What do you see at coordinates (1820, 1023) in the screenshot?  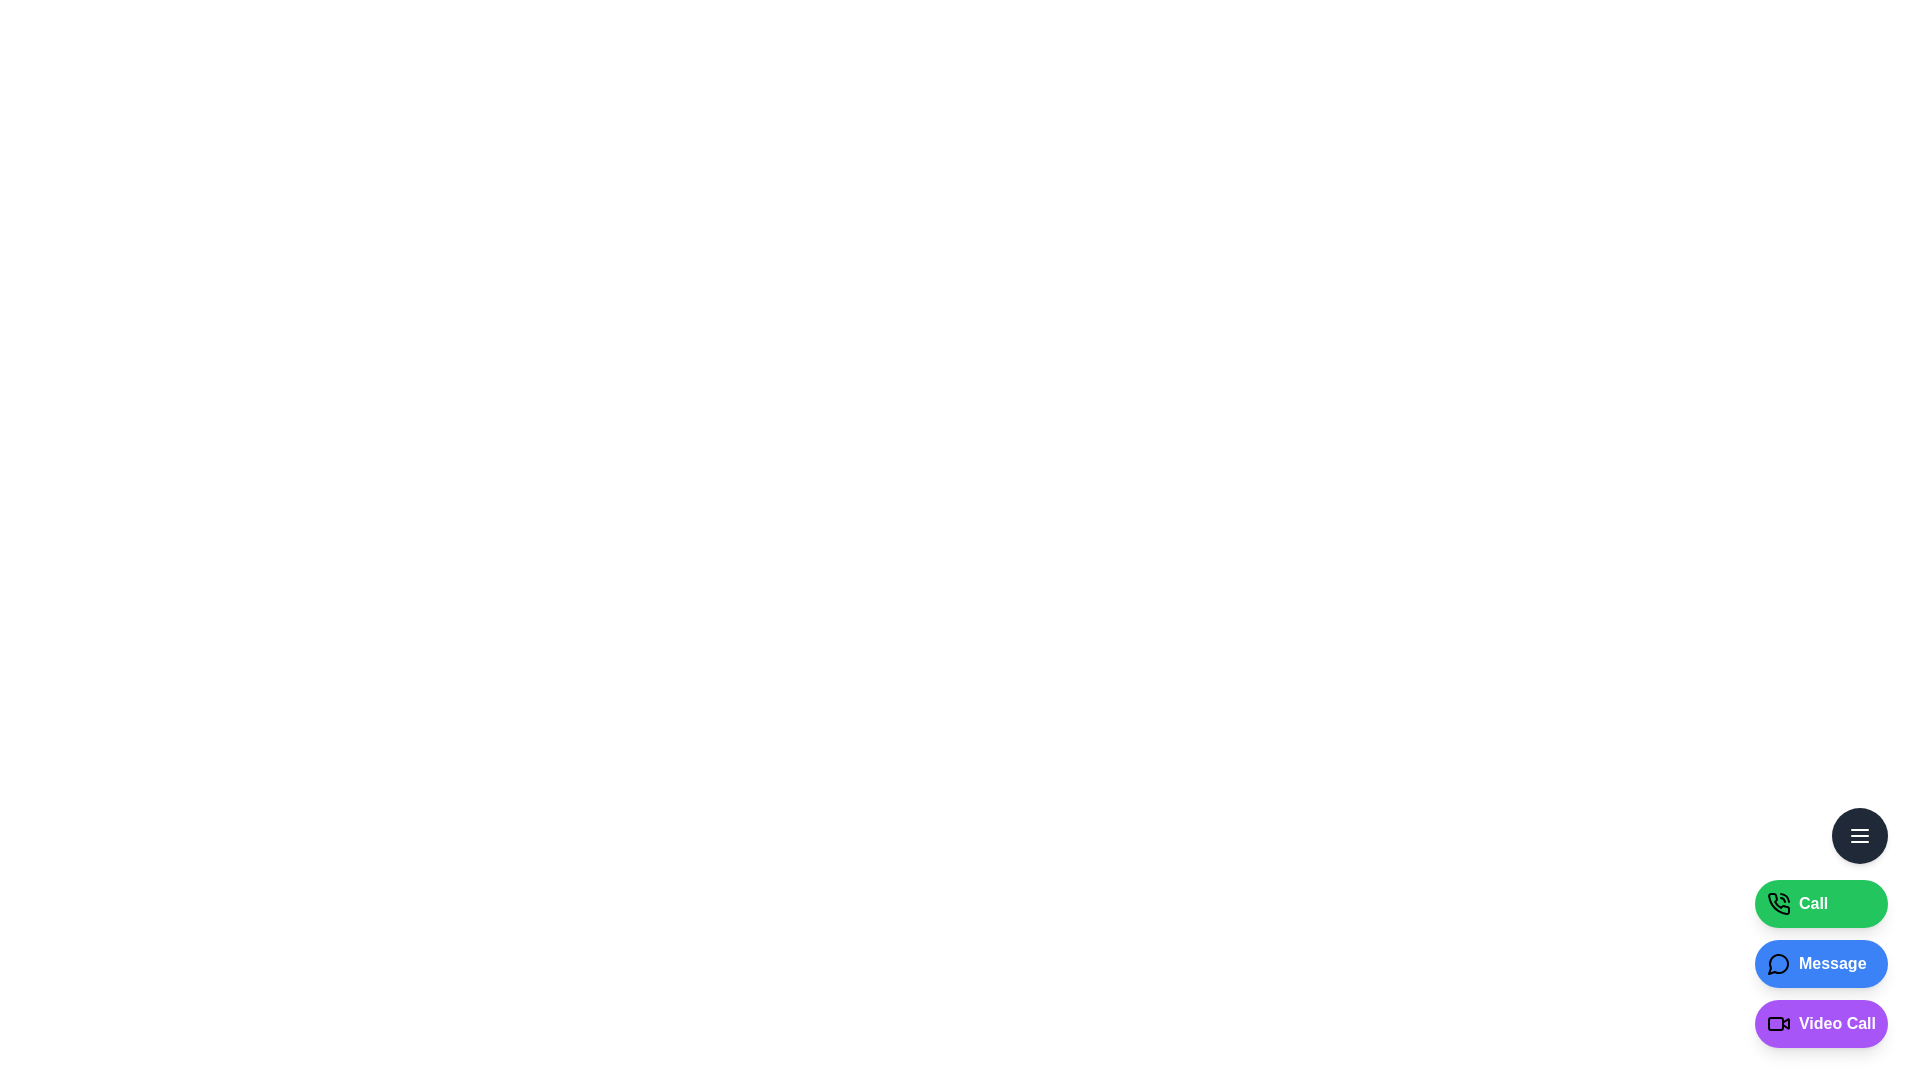 I see `the 'Video Call' button to initiate a video call` at bounding box center [1820, 1023].